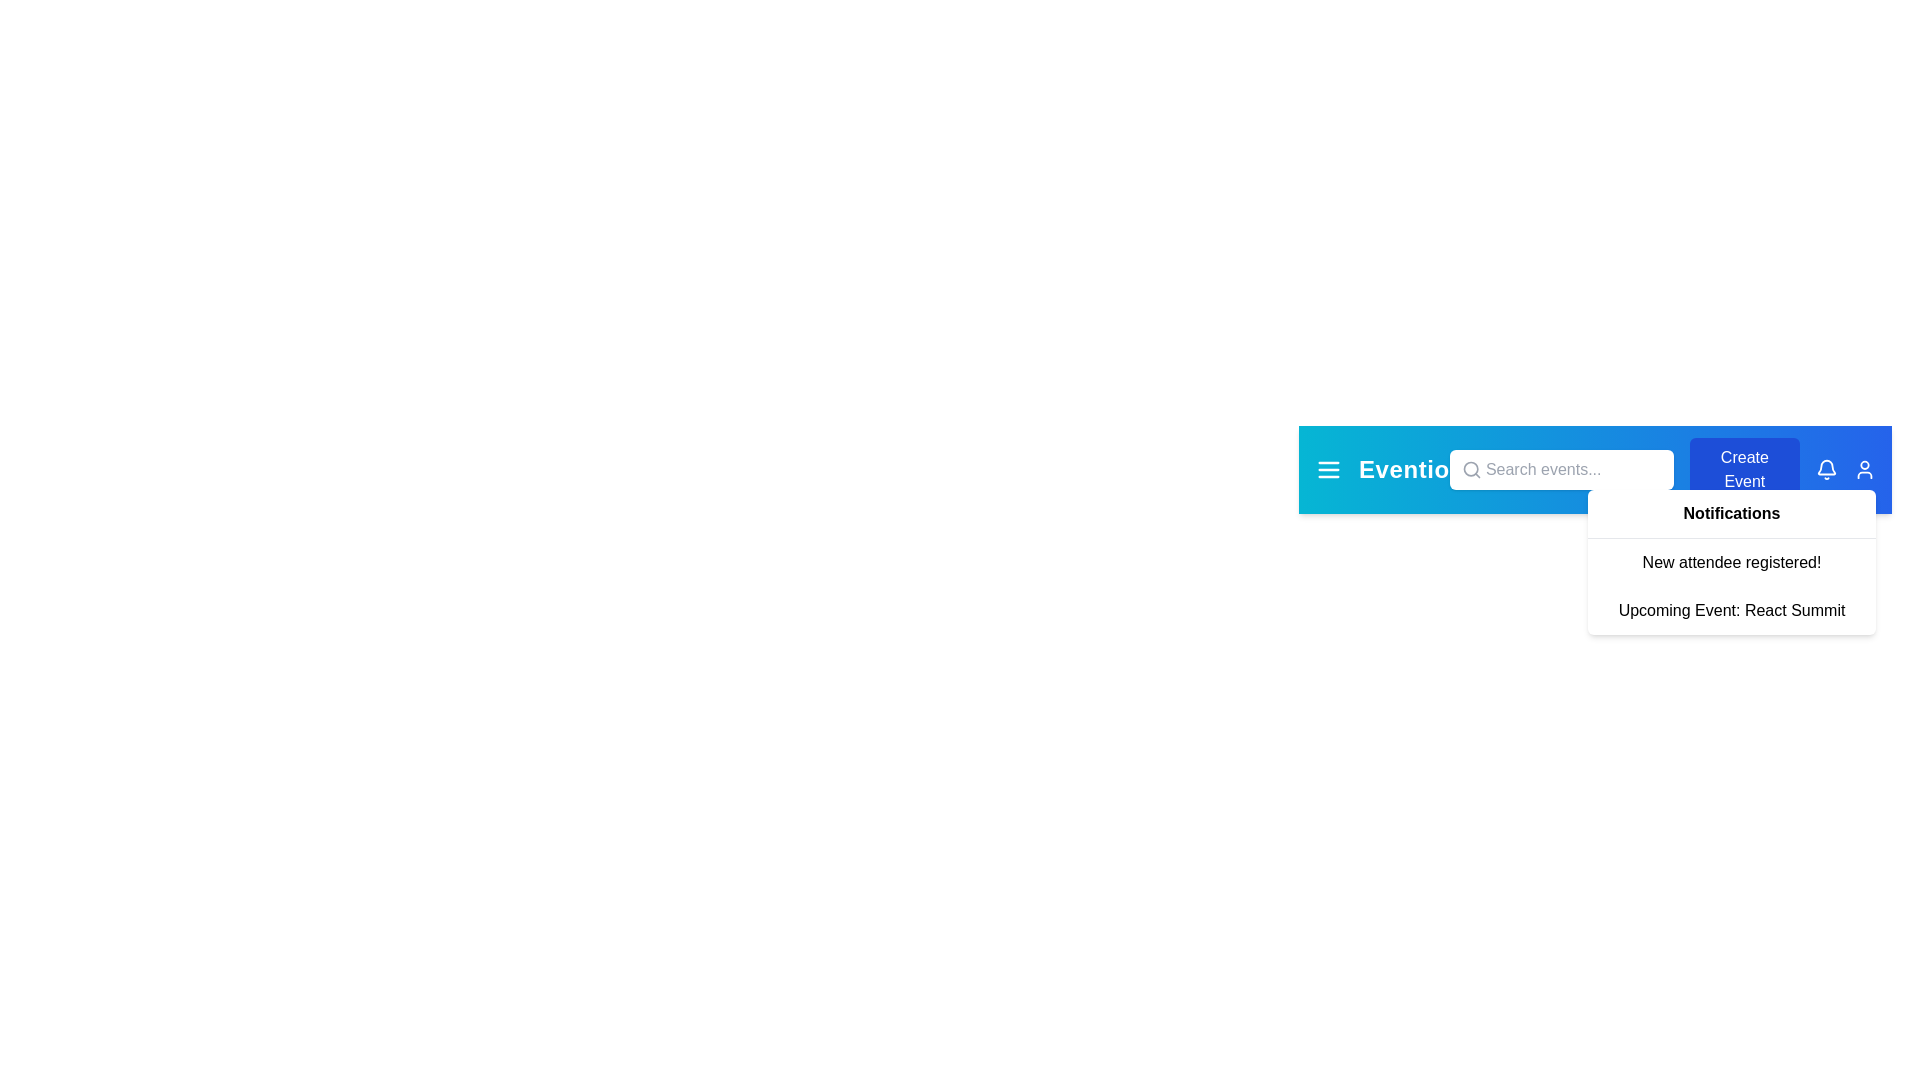  What do you see at coordinates (1559, 470) in the screenshot?
I see `the search input field and type 'React Summit'` at bounding box center [1559, 470].